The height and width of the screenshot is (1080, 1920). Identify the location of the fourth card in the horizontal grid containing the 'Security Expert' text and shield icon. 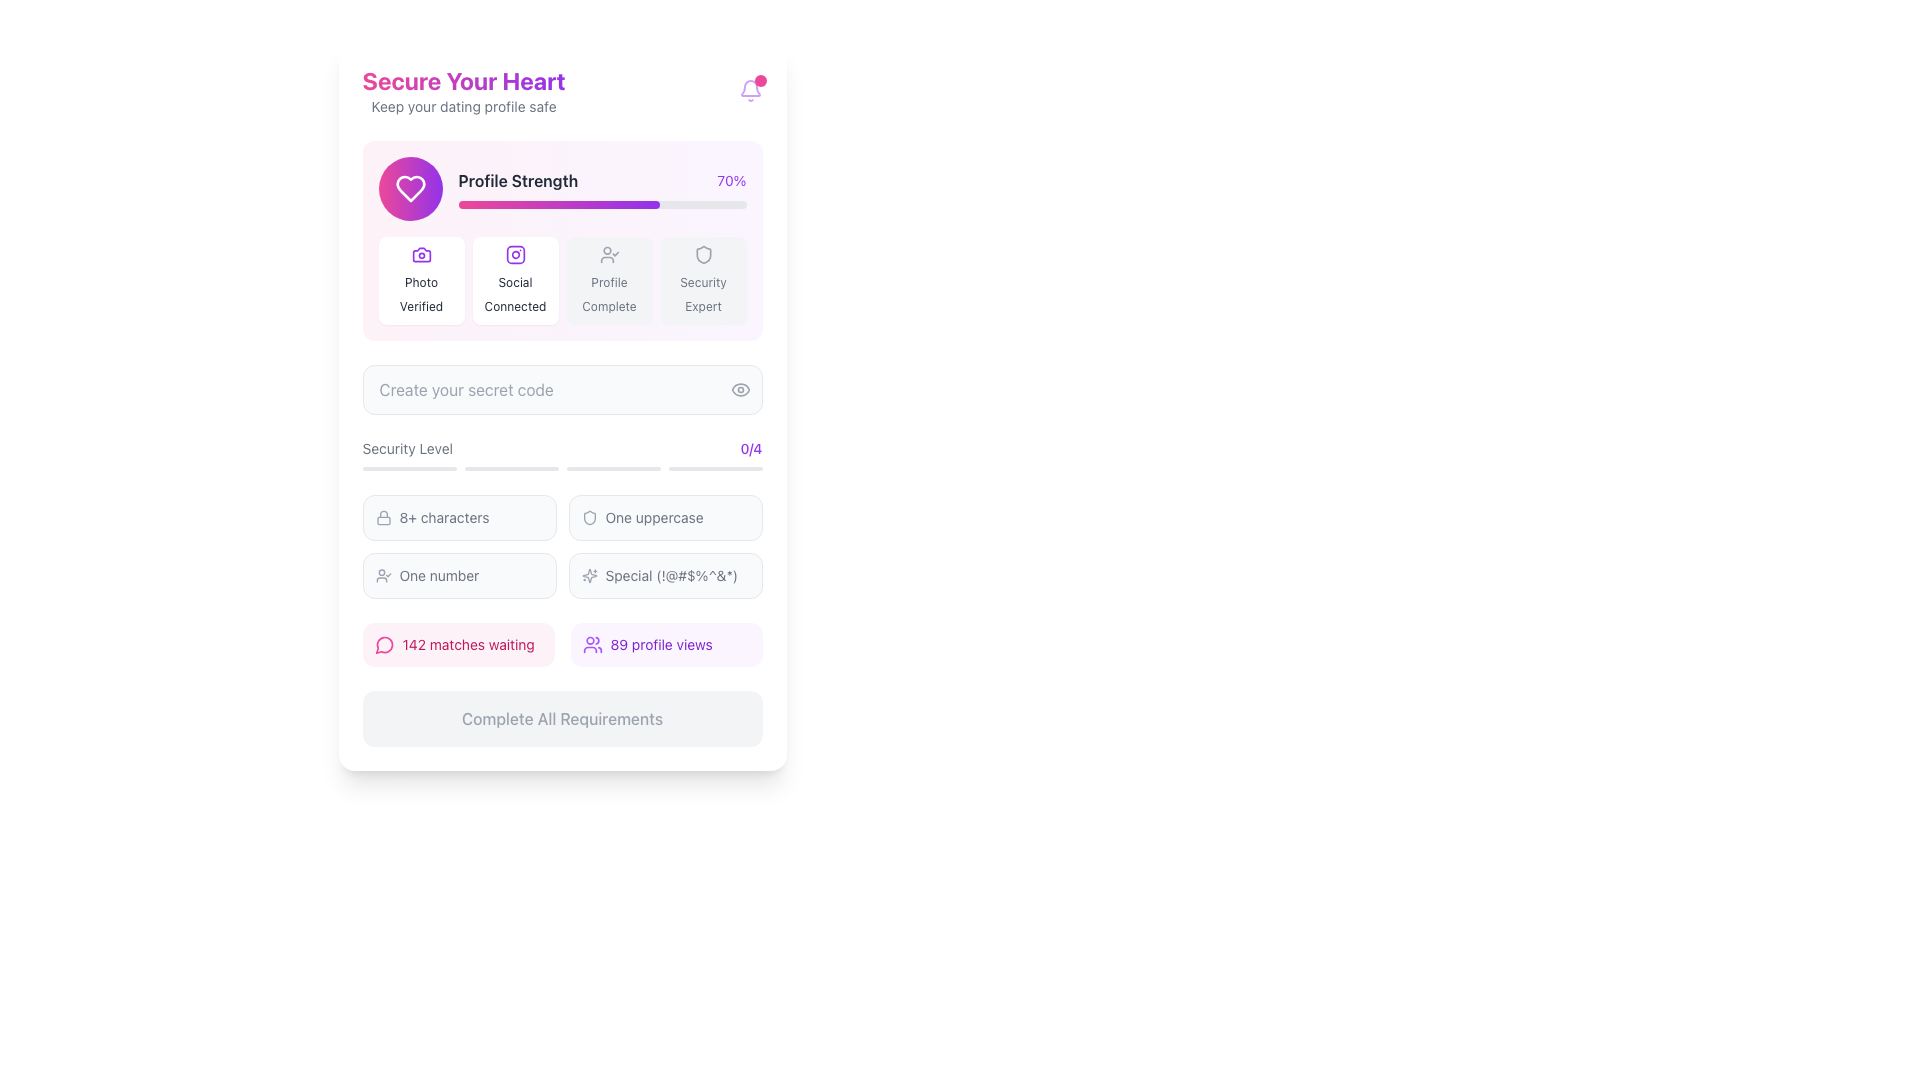
(703, 281).